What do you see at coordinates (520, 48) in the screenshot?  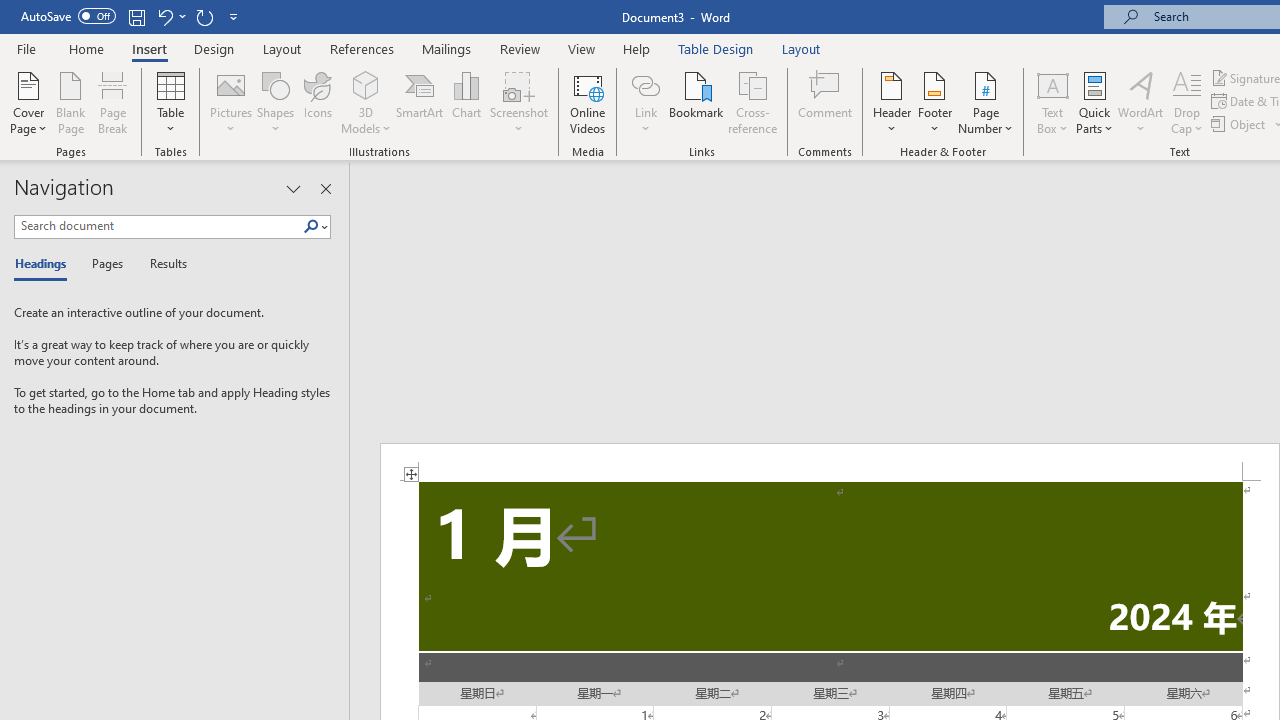 I see `'Review'` at bounding box center [520, 48].